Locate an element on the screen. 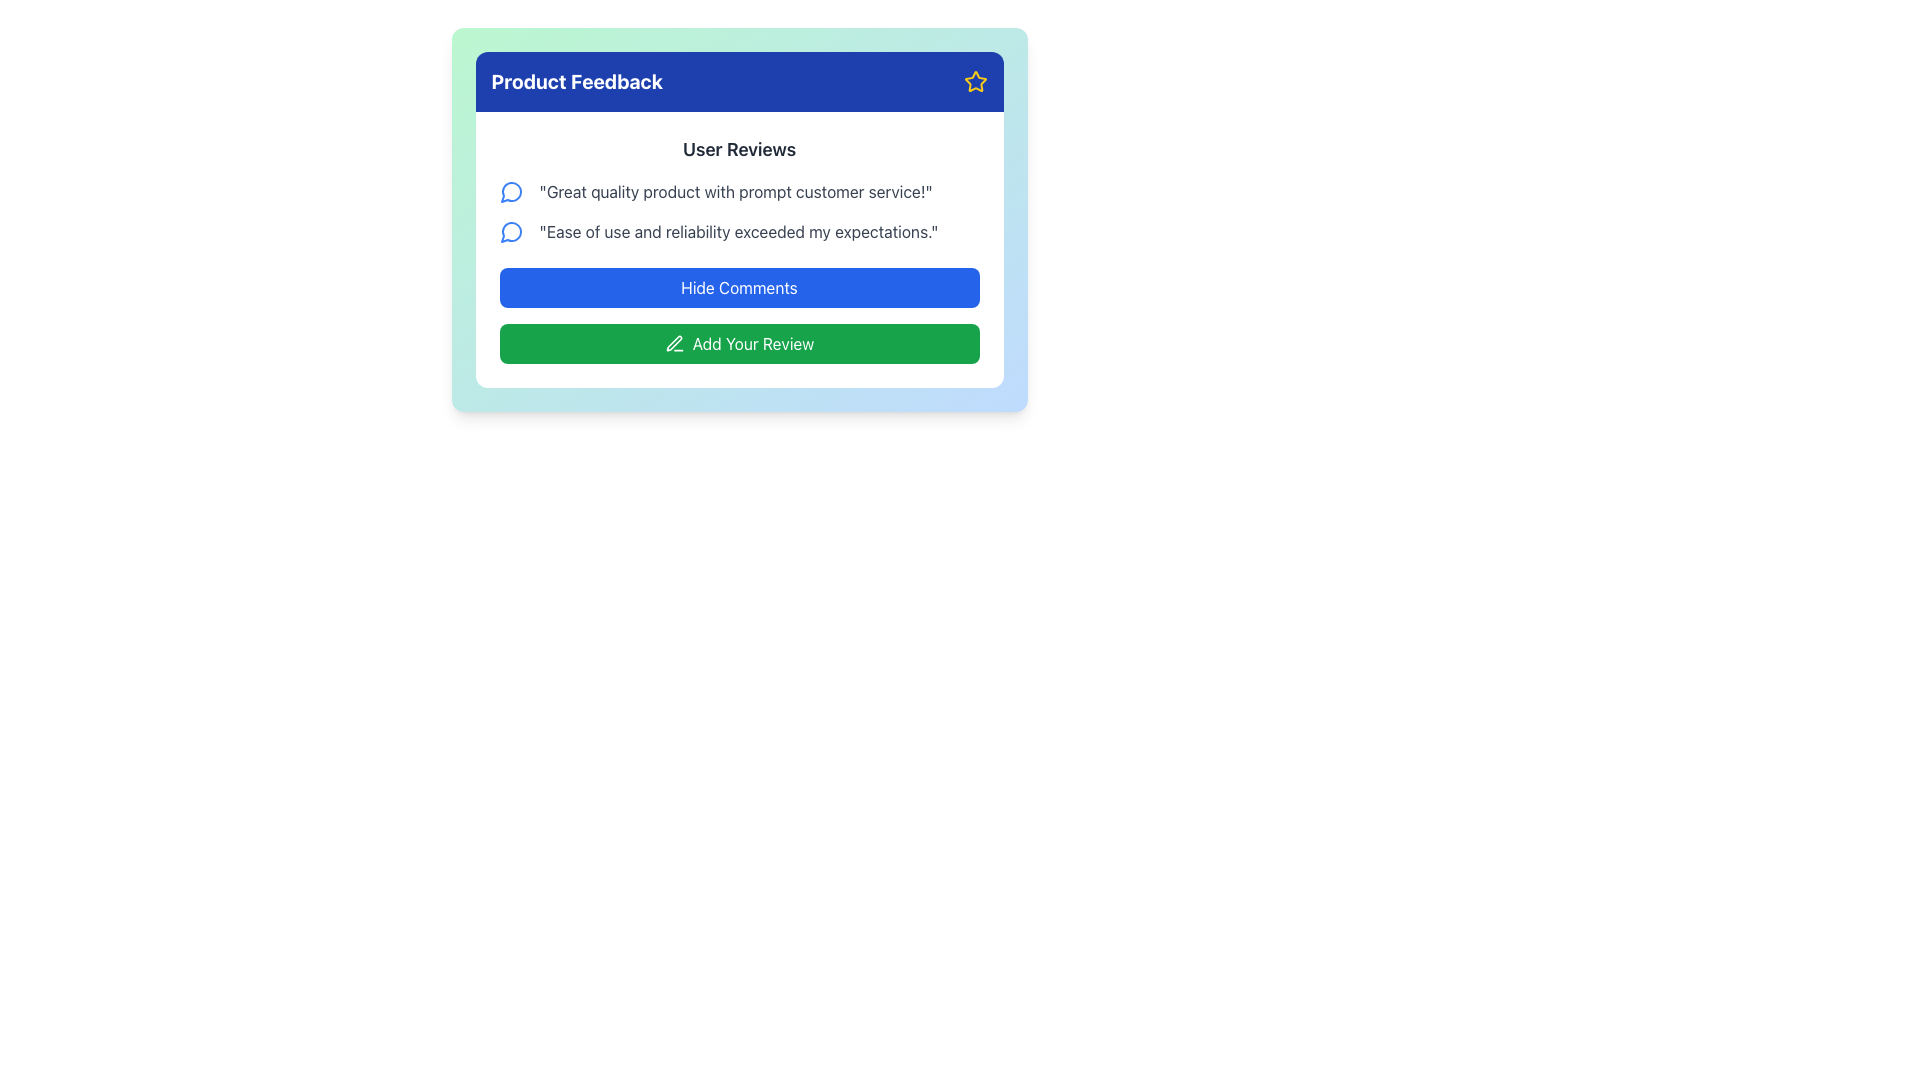 The width and height of the screenshot is (1920, 1080). the text label on the green button that signifies the action to add a review, located within the 'Product Feedback' card is located at coordinates (752, 342).